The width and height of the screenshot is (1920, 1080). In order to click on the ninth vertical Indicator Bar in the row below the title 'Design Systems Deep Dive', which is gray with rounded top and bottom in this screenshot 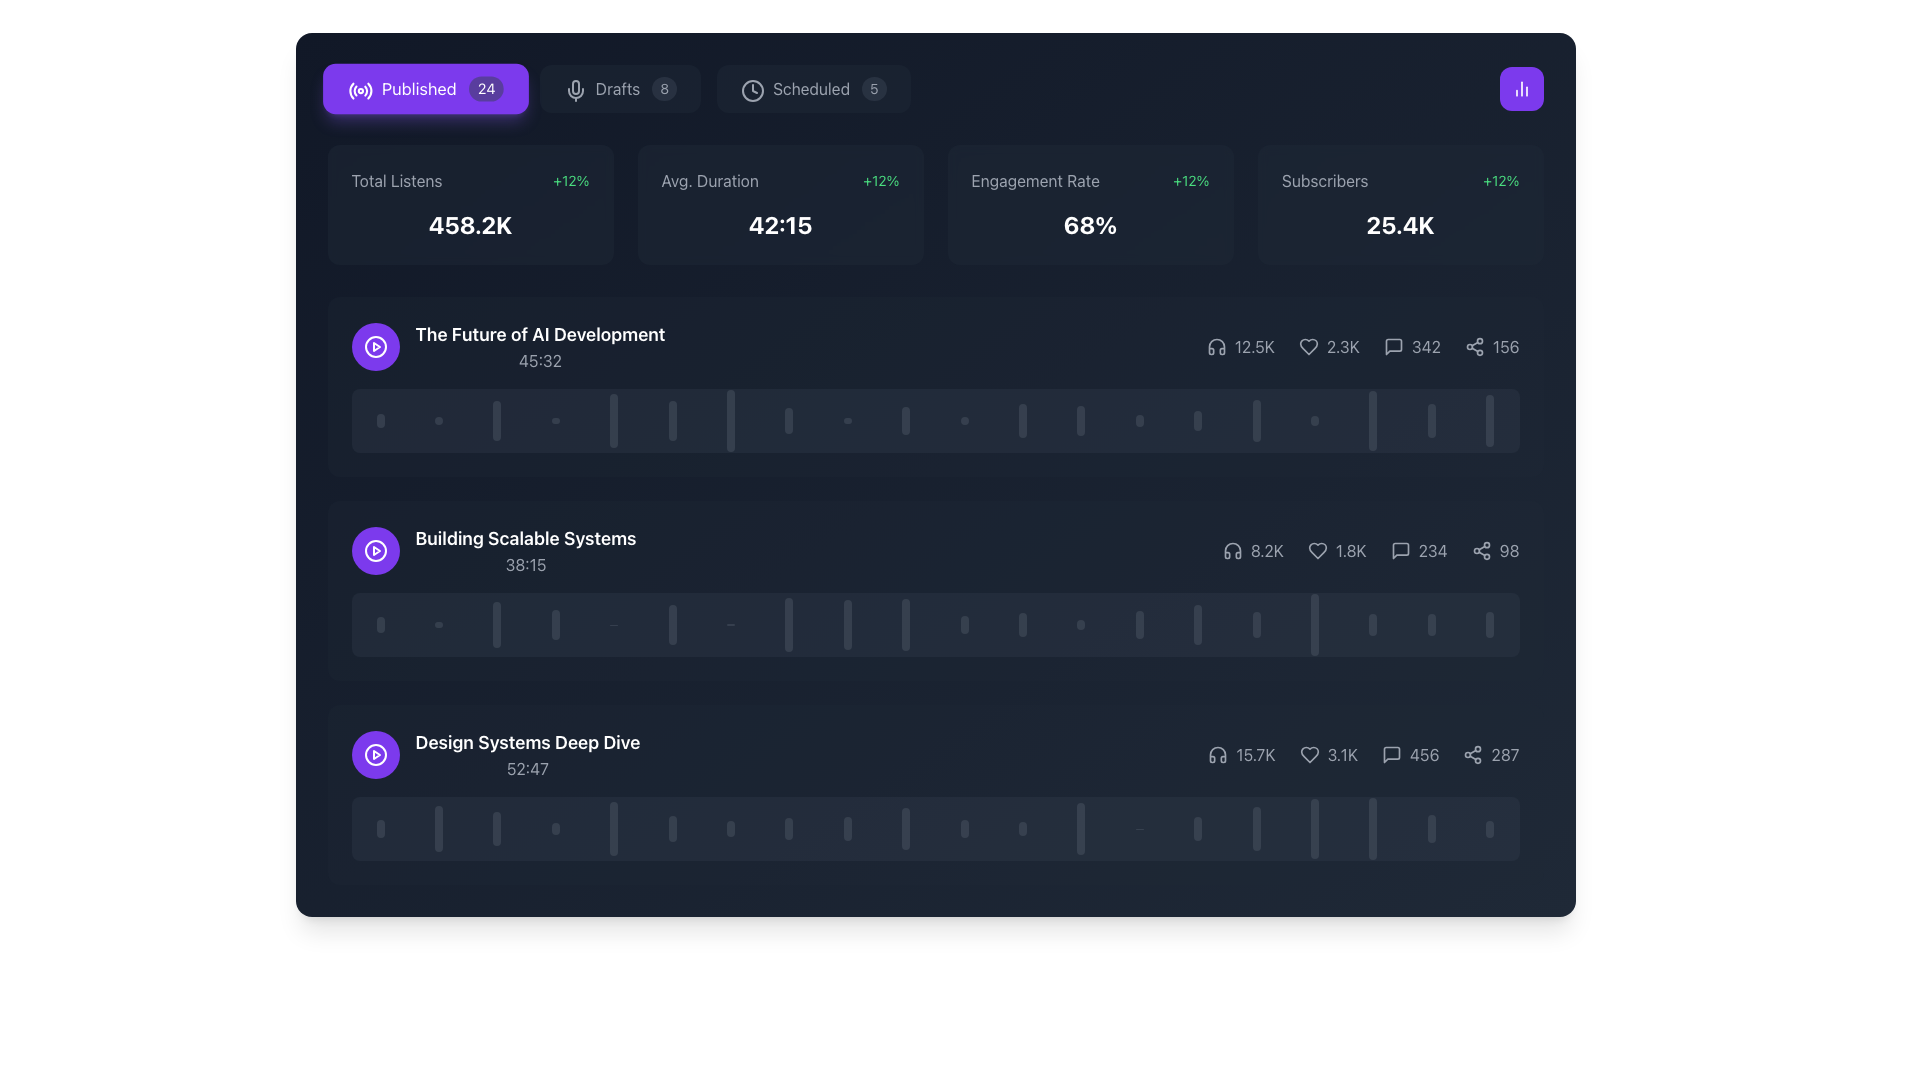, I will do `click(847, 829)`.